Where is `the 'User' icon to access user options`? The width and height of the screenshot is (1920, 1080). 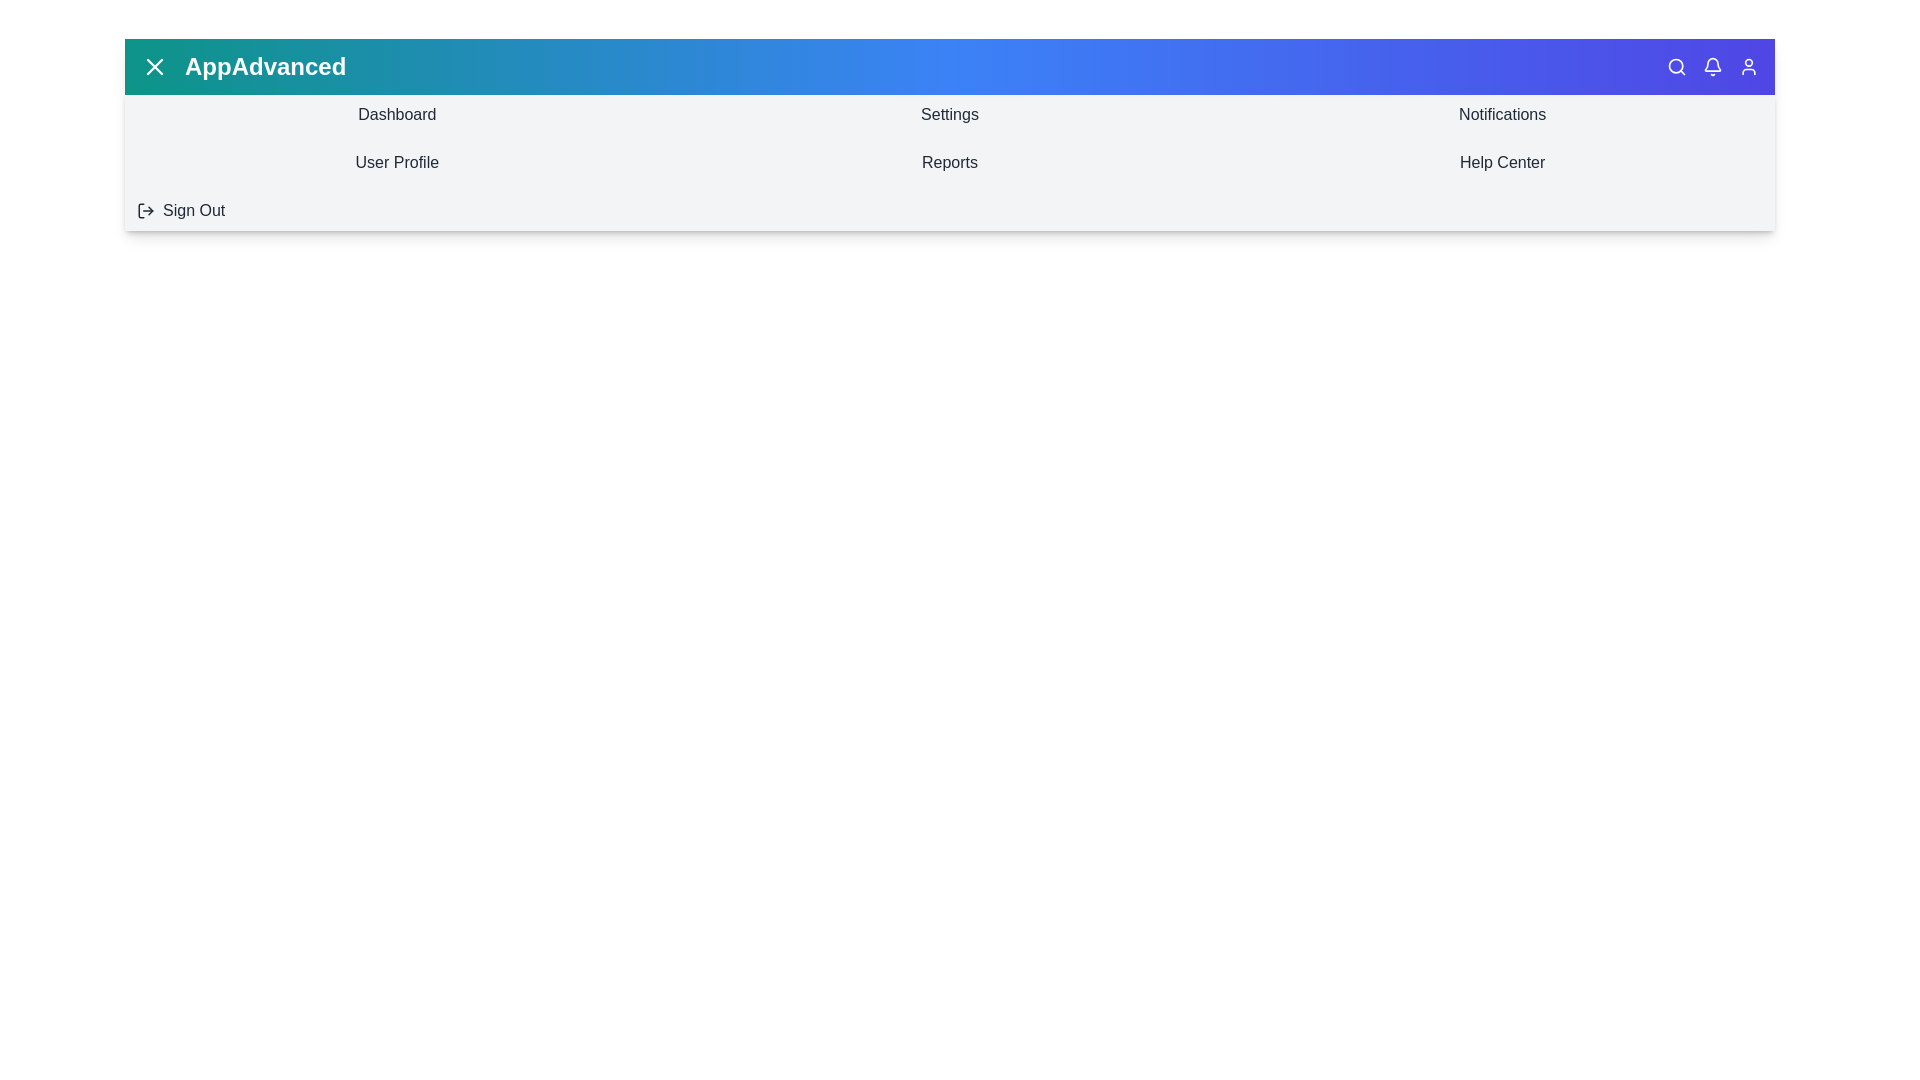
the 'User' icon to access user options is located at coordinates (1747, 65).